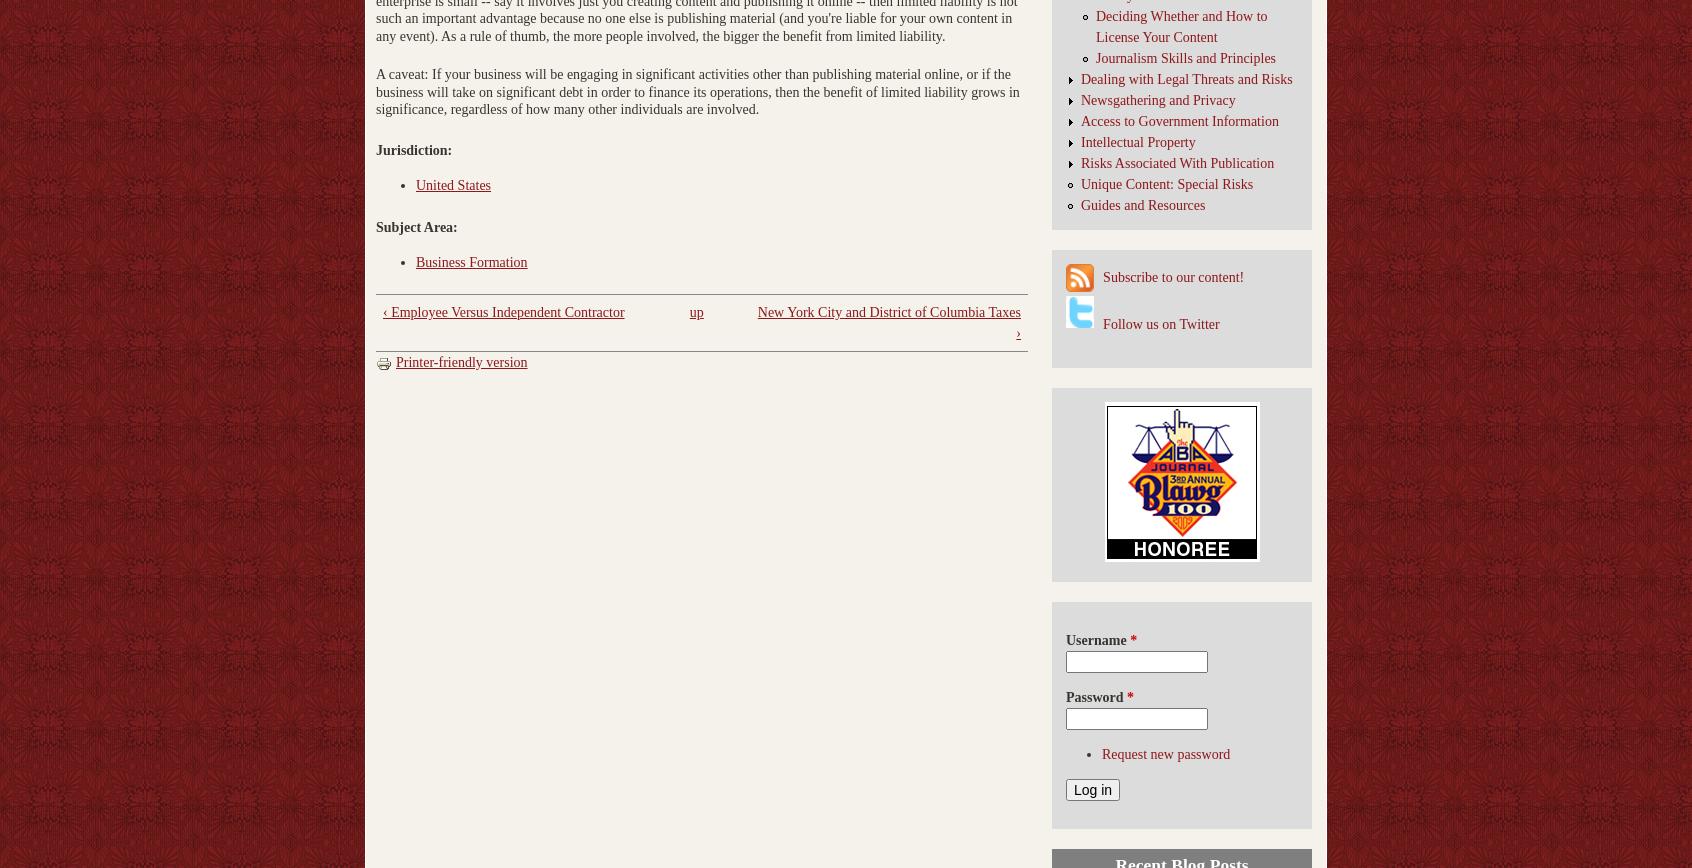 Image resolution: width=1692 pixels, height=868 pixels. I want to click on 'Risks Associated With Publication', so click(1176, 162).